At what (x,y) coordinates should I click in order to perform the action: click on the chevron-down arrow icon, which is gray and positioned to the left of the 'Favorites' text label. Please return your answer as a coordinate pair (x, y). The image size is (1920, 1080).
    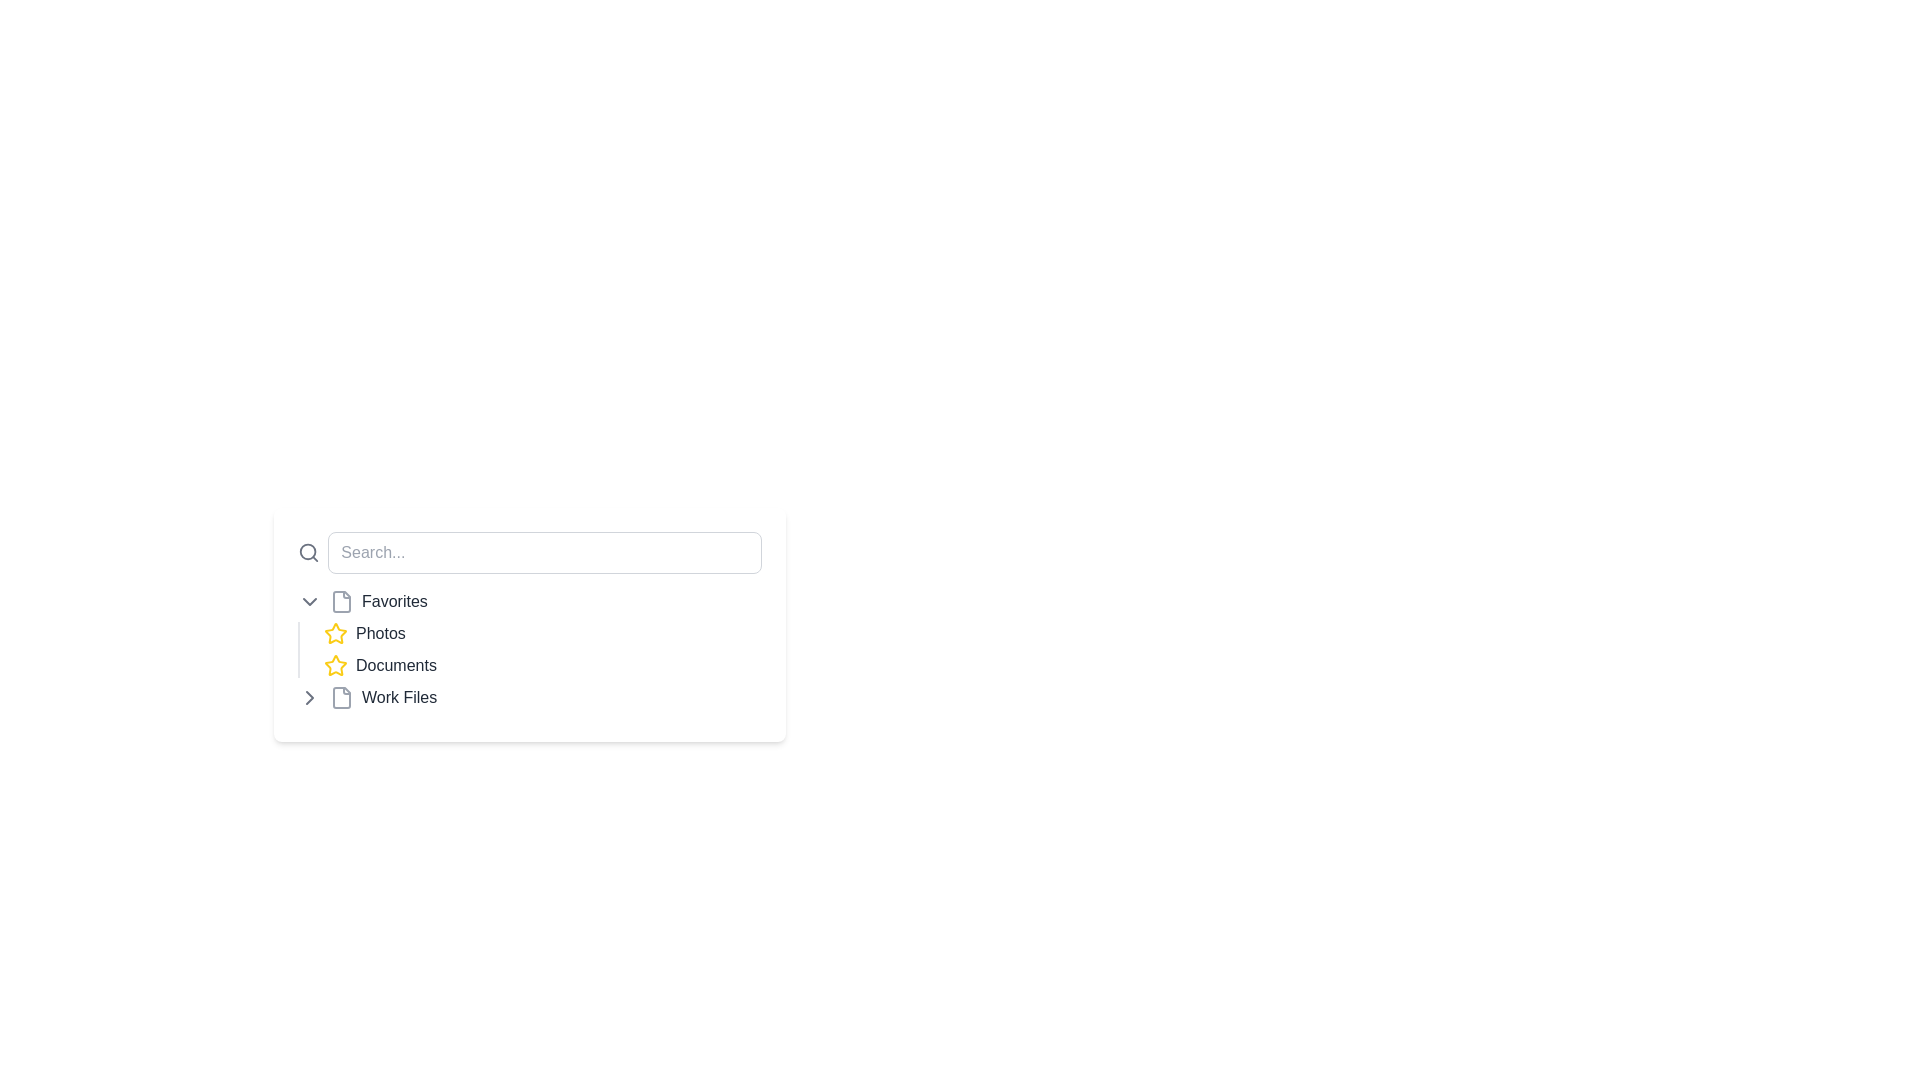
    Looking at the image, I should click on (309, 600).